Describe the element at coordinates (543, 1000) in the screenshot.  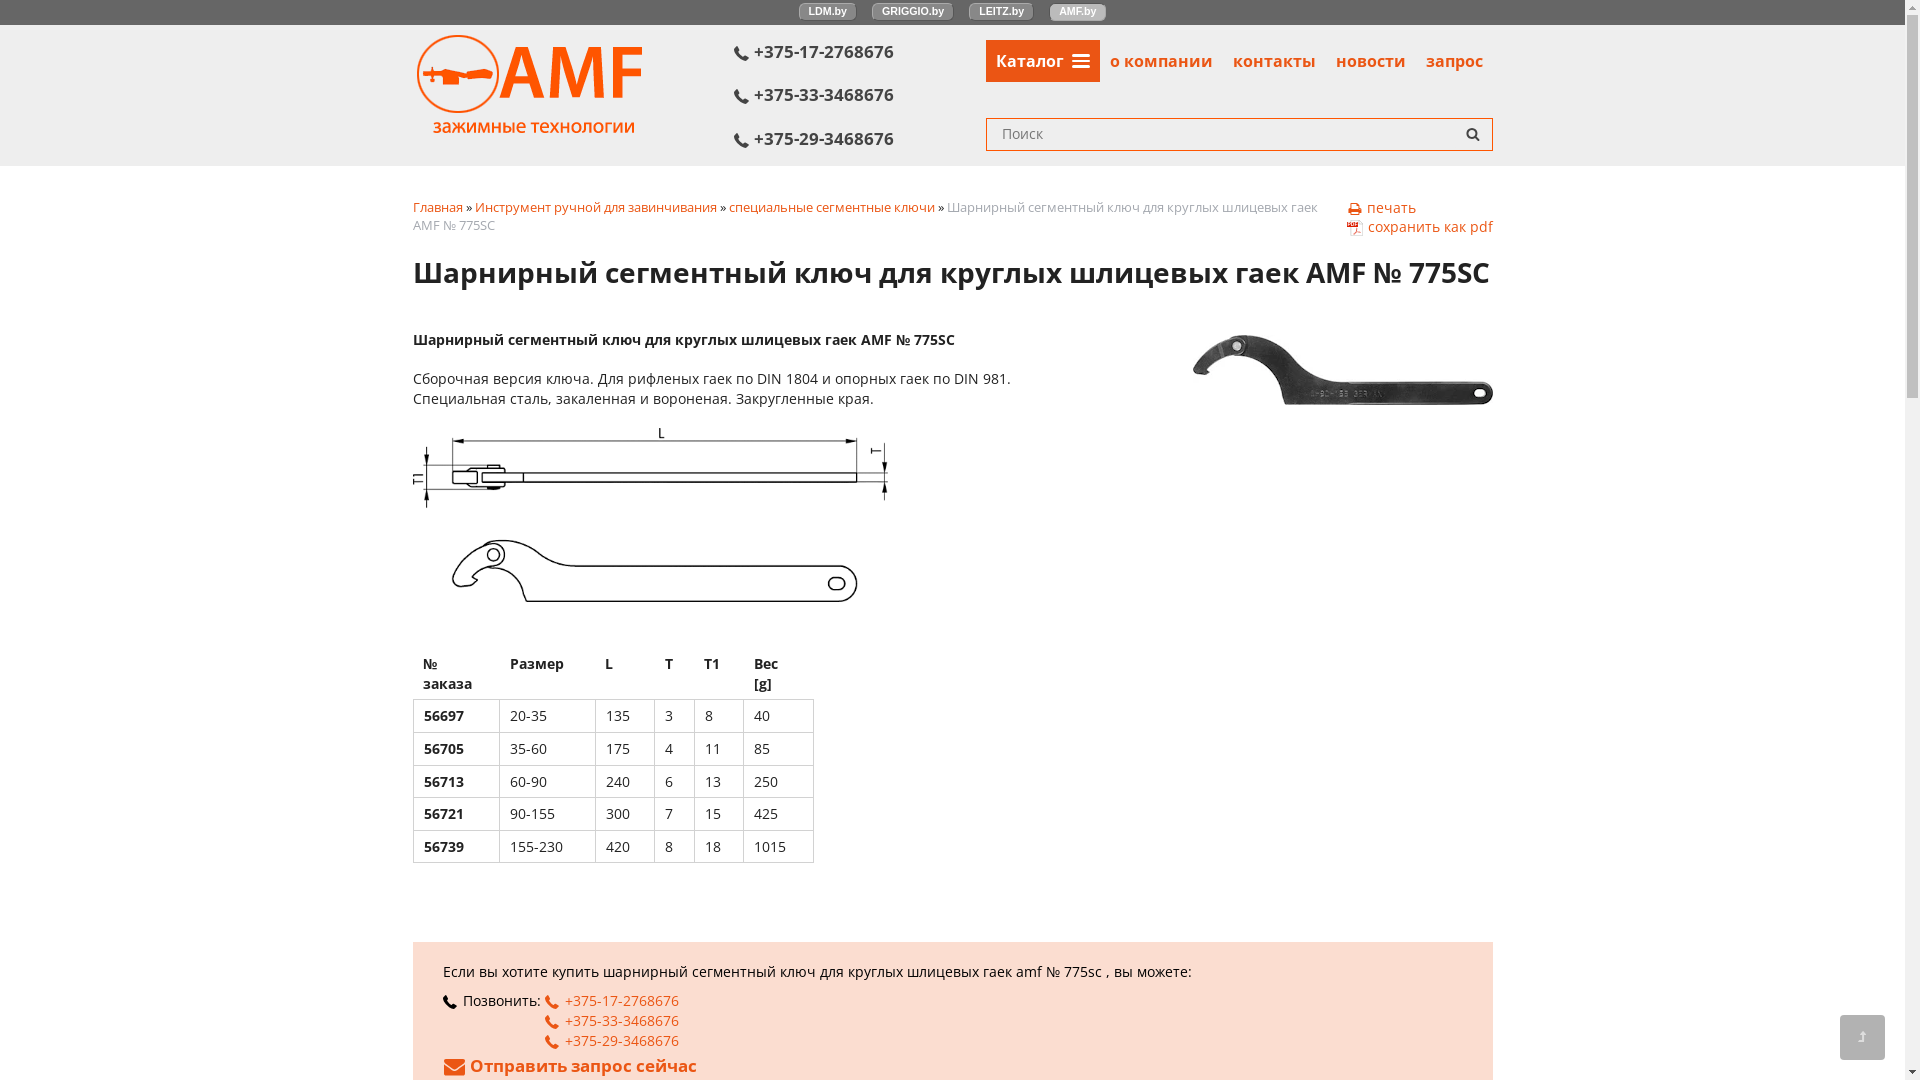
I see `'+375-17-2768676'` at that location.